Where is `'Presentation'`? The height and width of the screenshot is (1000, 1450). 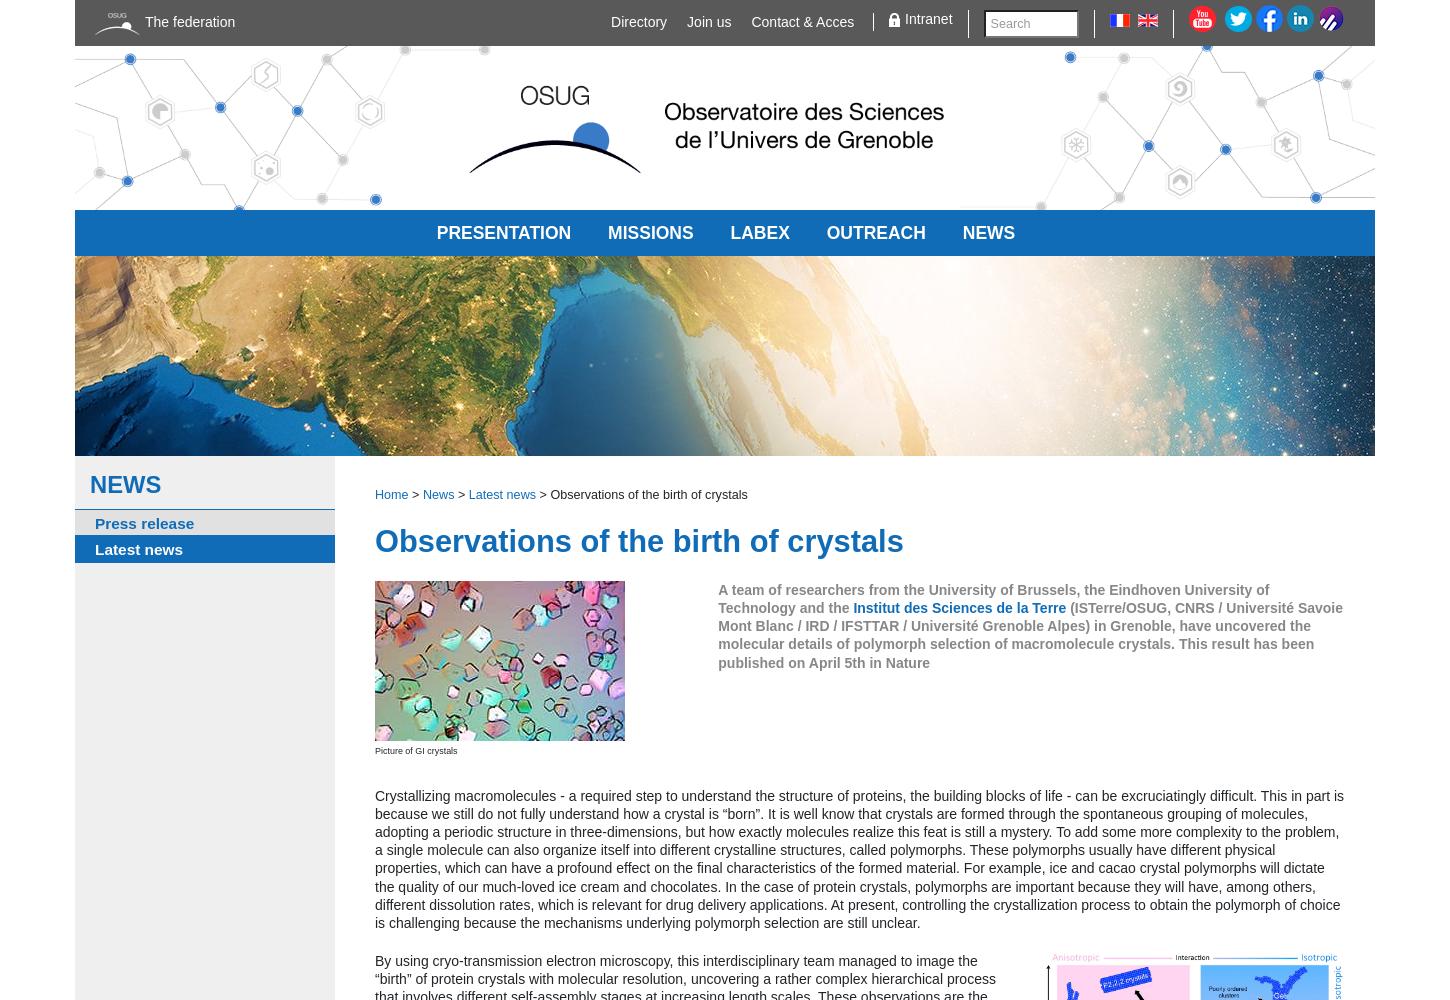 'Presentation' is located at coordinates (503, 231).